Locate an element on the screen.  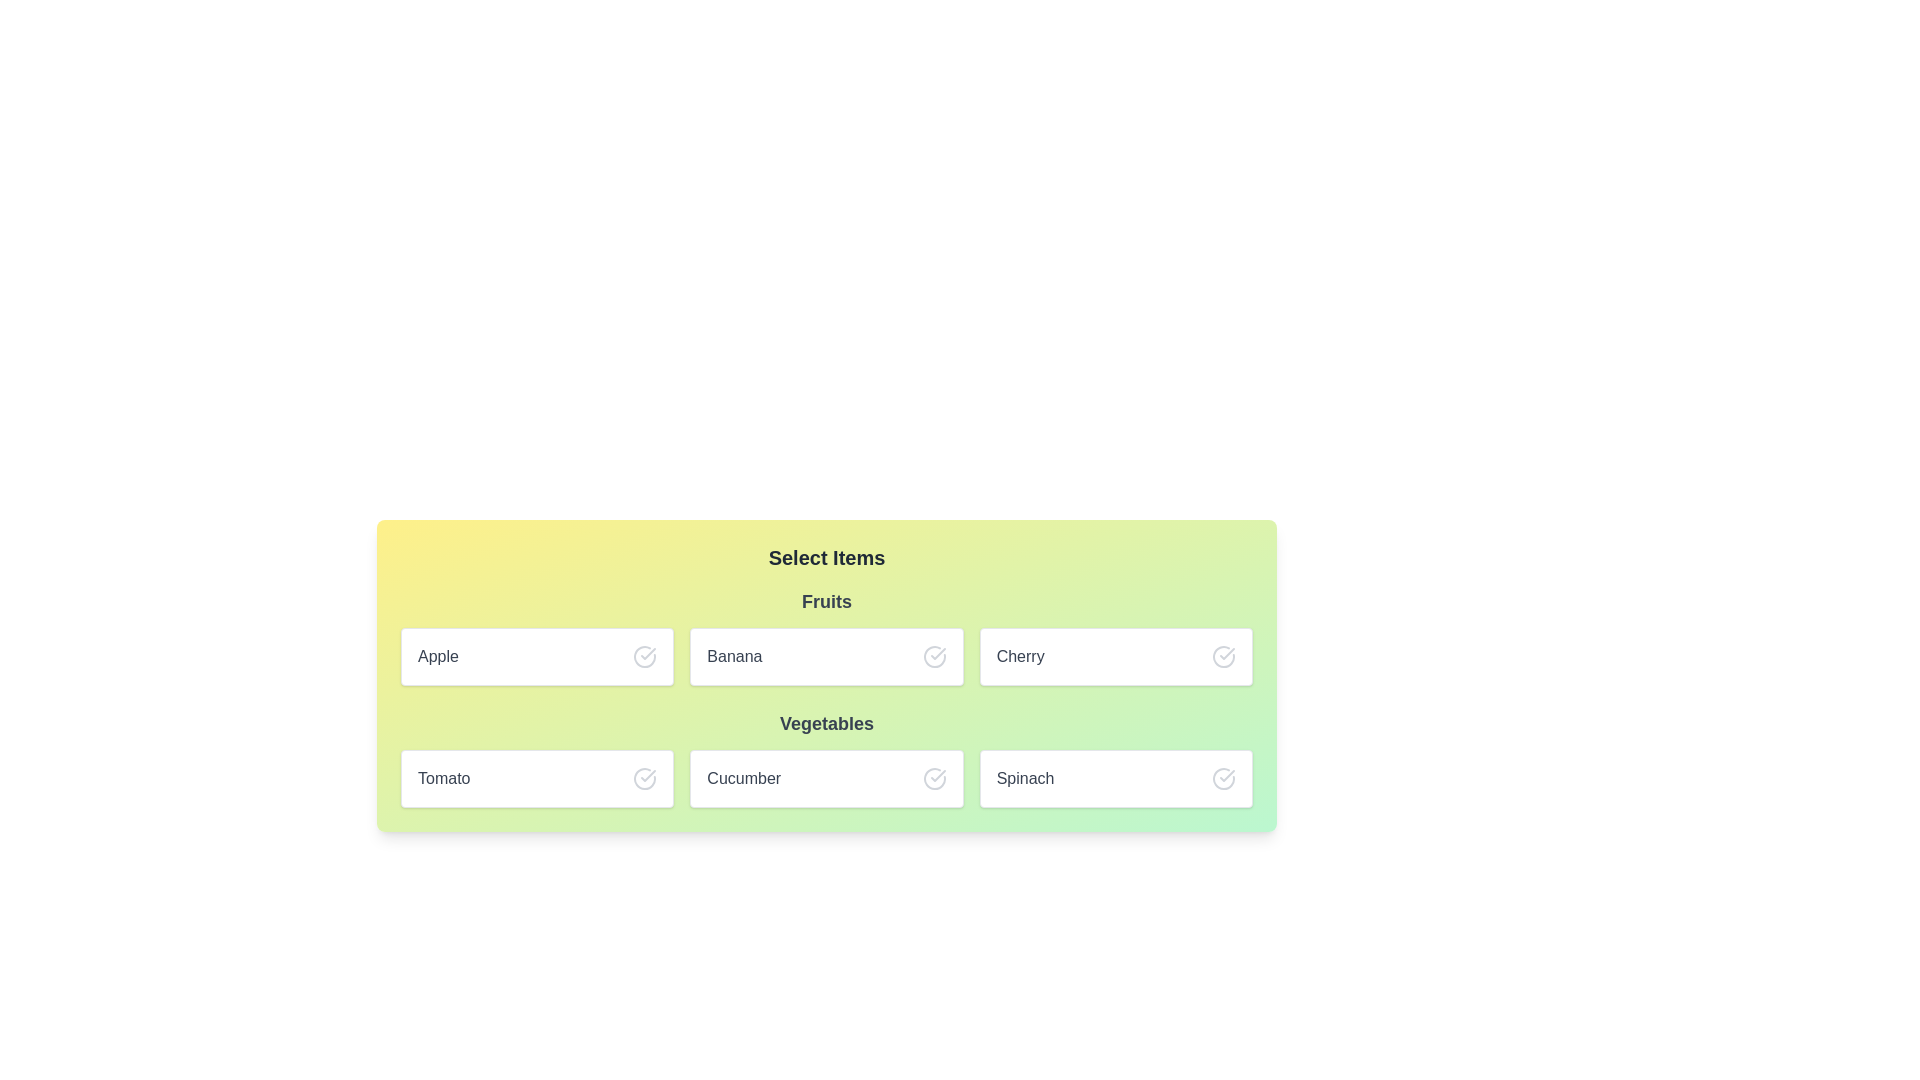
the 'Spinach' selectable list item, which is the third item is located at coordinates (1115, 778).